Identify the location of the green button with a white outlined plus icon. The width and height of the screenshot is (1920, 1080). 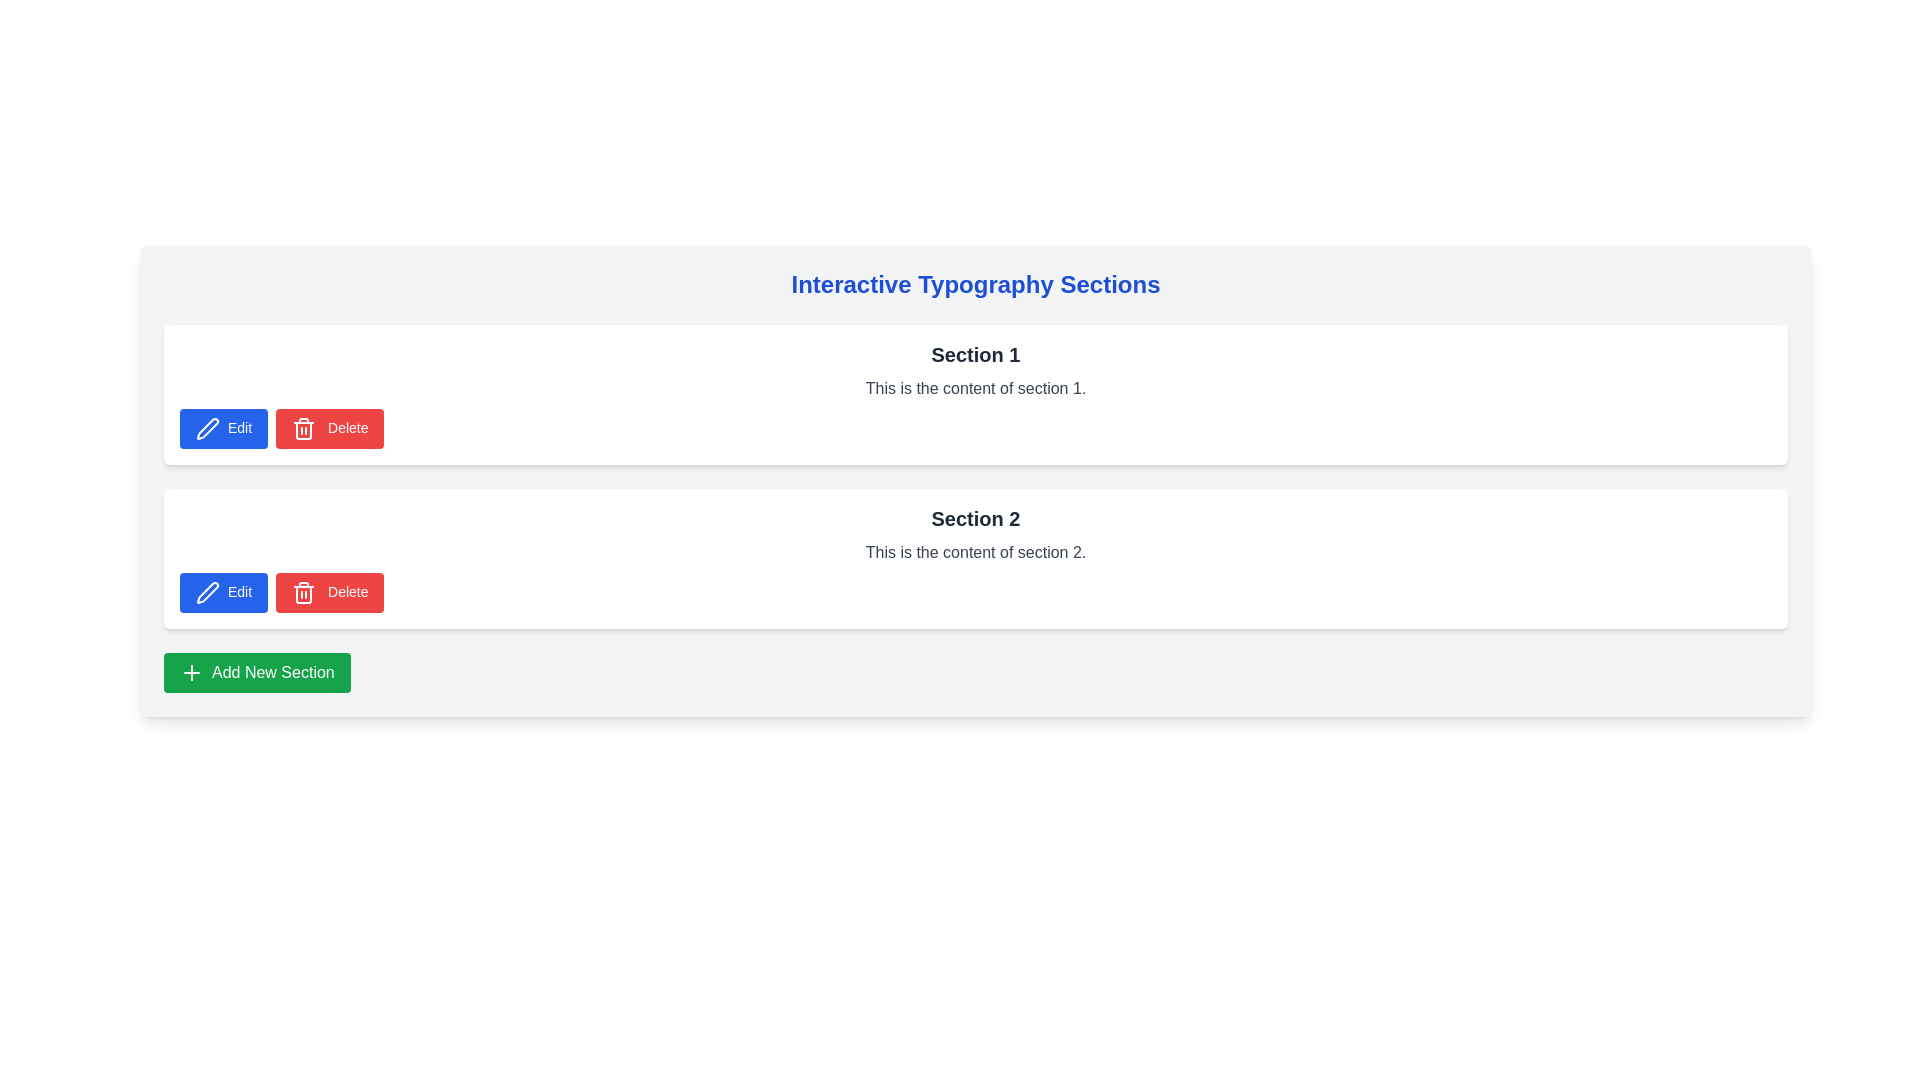
(192, 672).